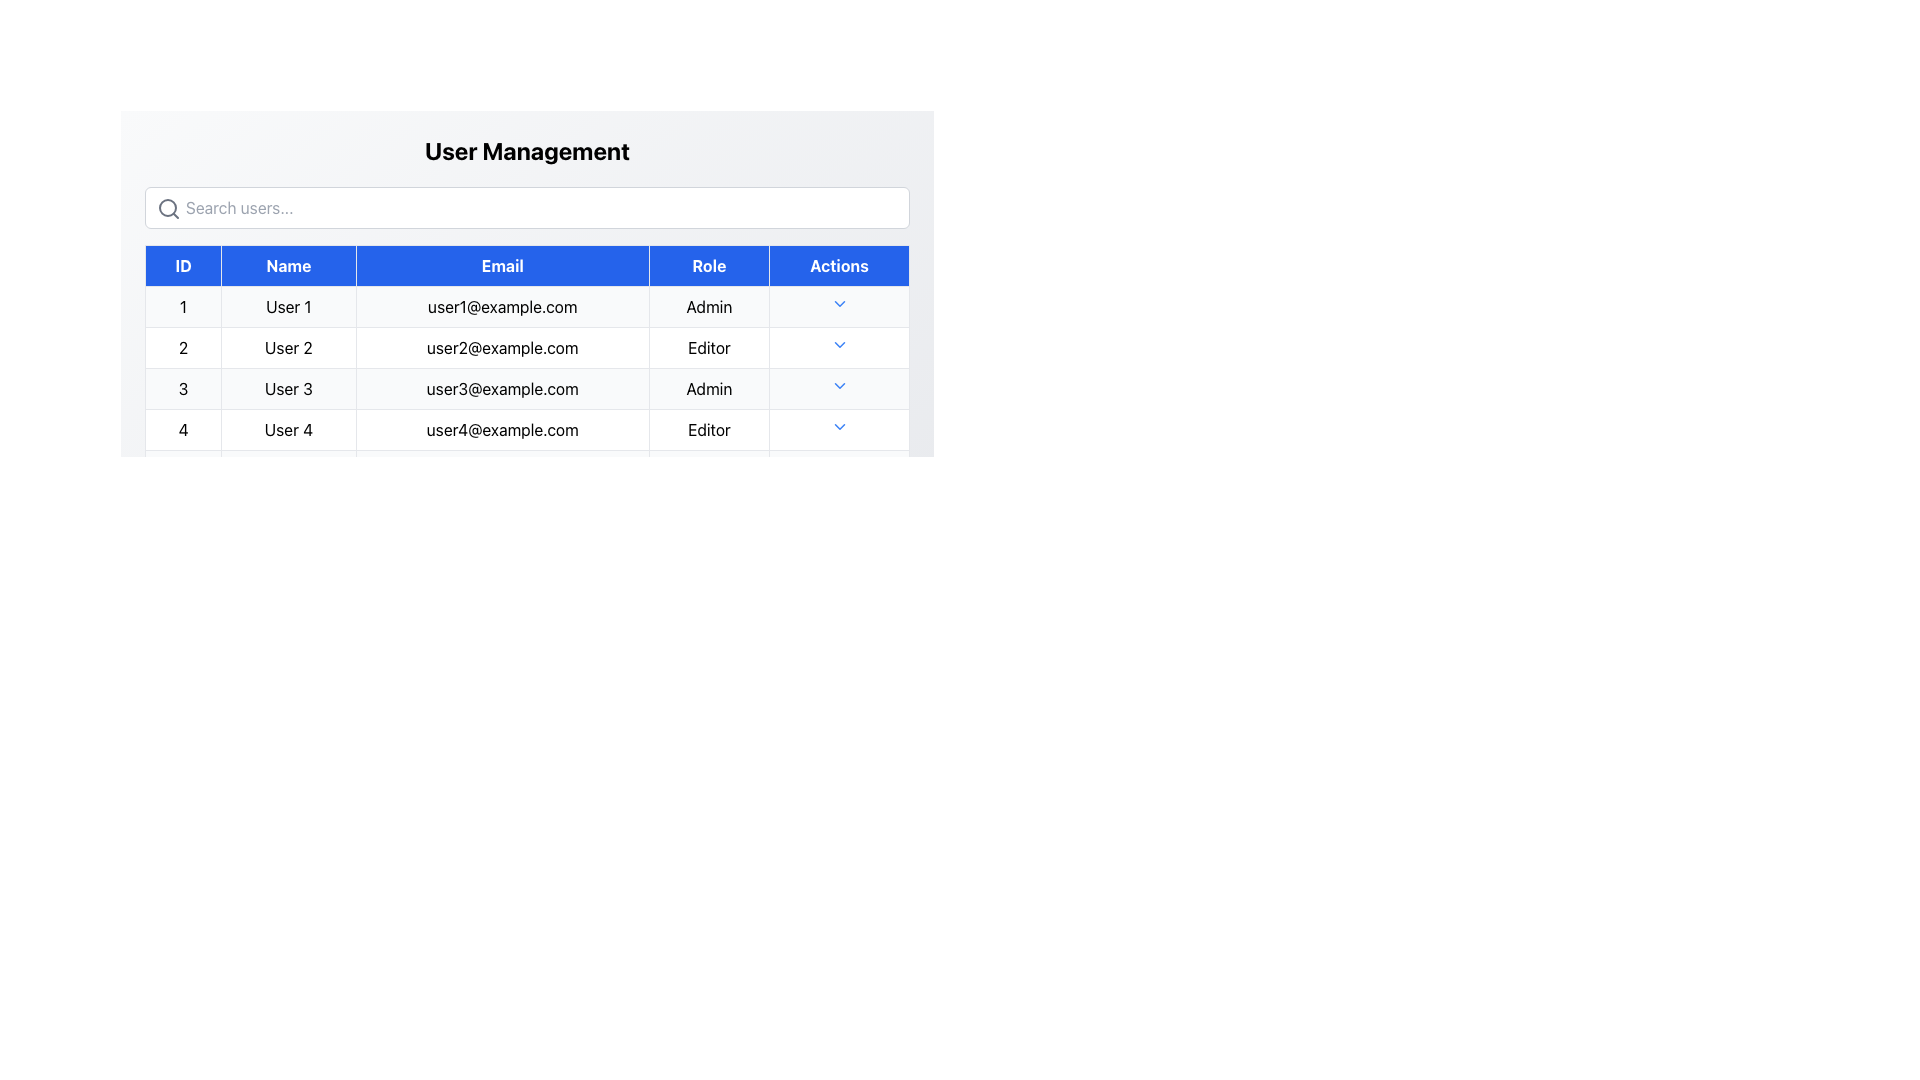 Image resolution: width=1920 pixels, height=1080 pixels. What do you see at coordinates (839, 428) in the screenshot?
I see `the blue downward-pointing triangle icon in the 'Actions' column for 'User 4'` at bounding box center [839, 428].